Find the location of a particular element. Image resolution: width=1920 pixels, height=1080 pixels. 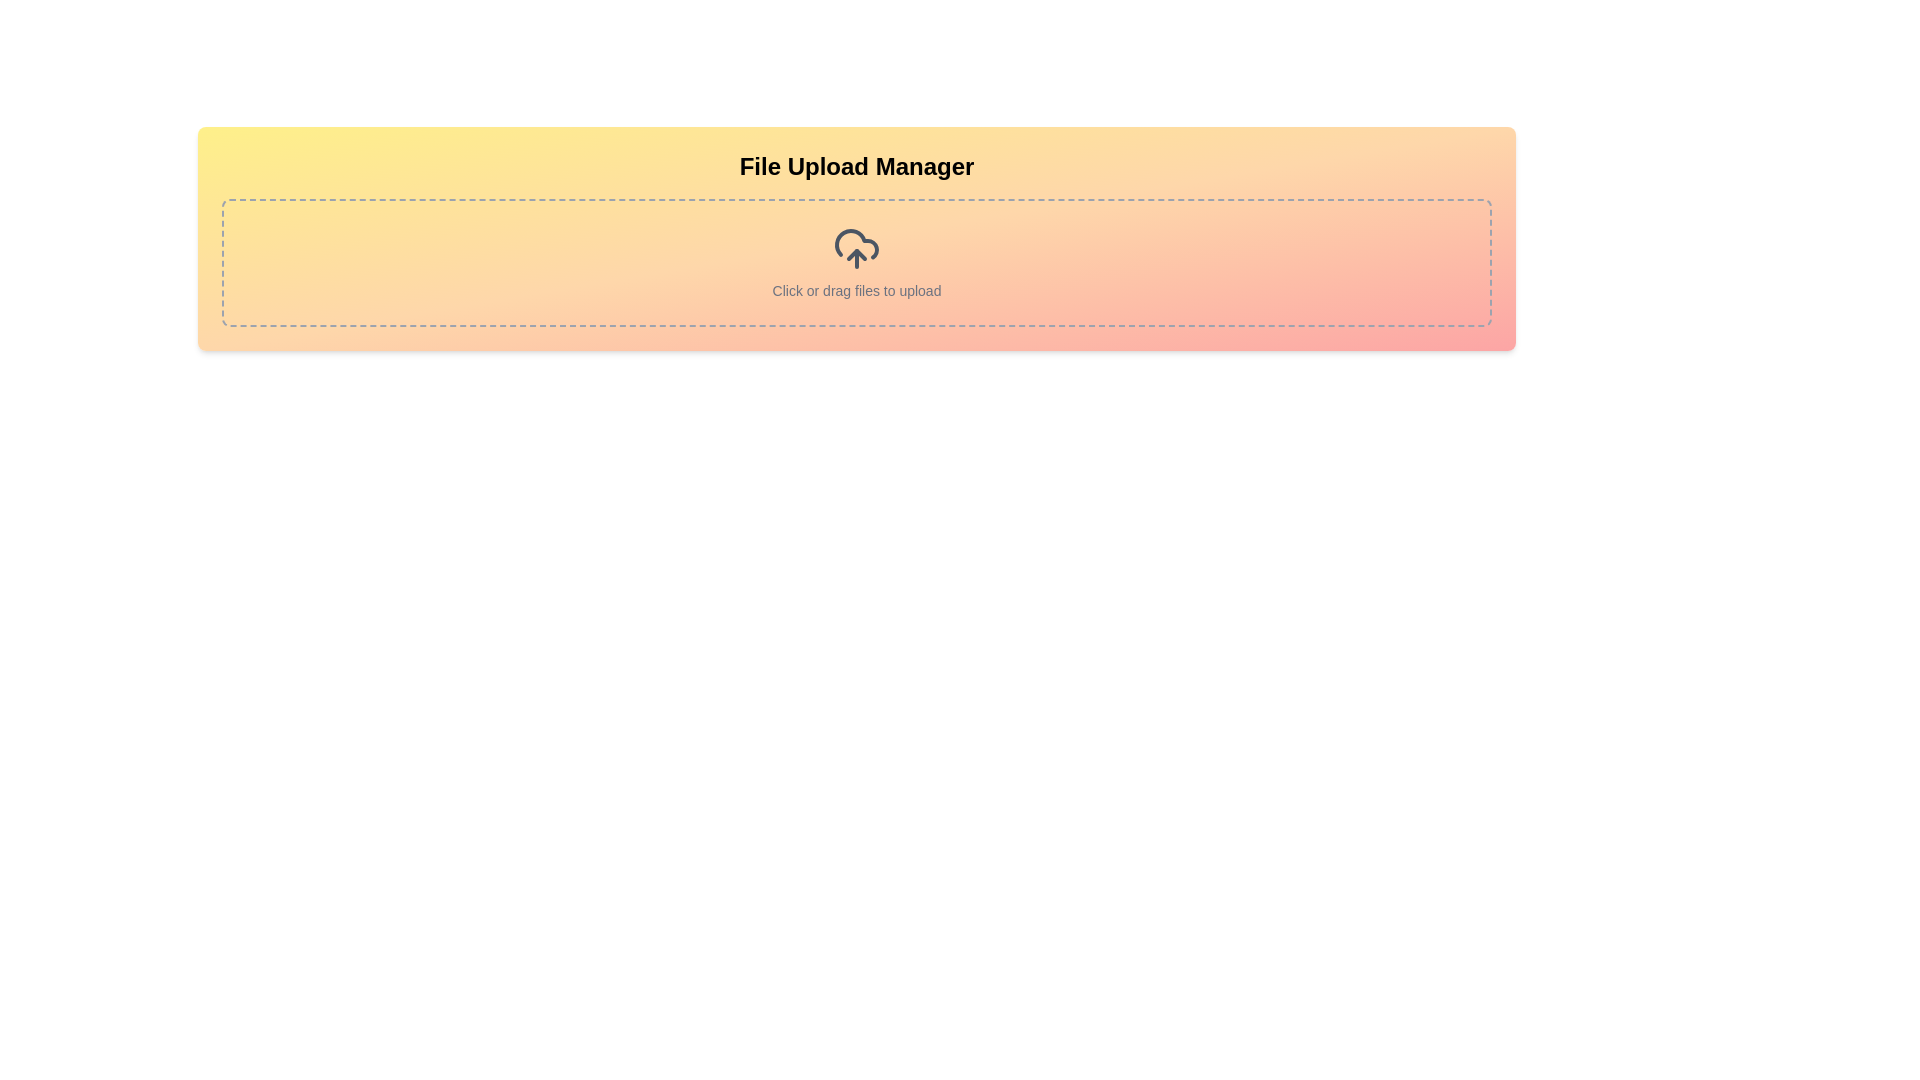

text label that informs users about the functionality of the surrounding interactive area for file uploads, located centrally within the dashed-bordered rectangular area below the upload icon is located at coordinates (857, 290).